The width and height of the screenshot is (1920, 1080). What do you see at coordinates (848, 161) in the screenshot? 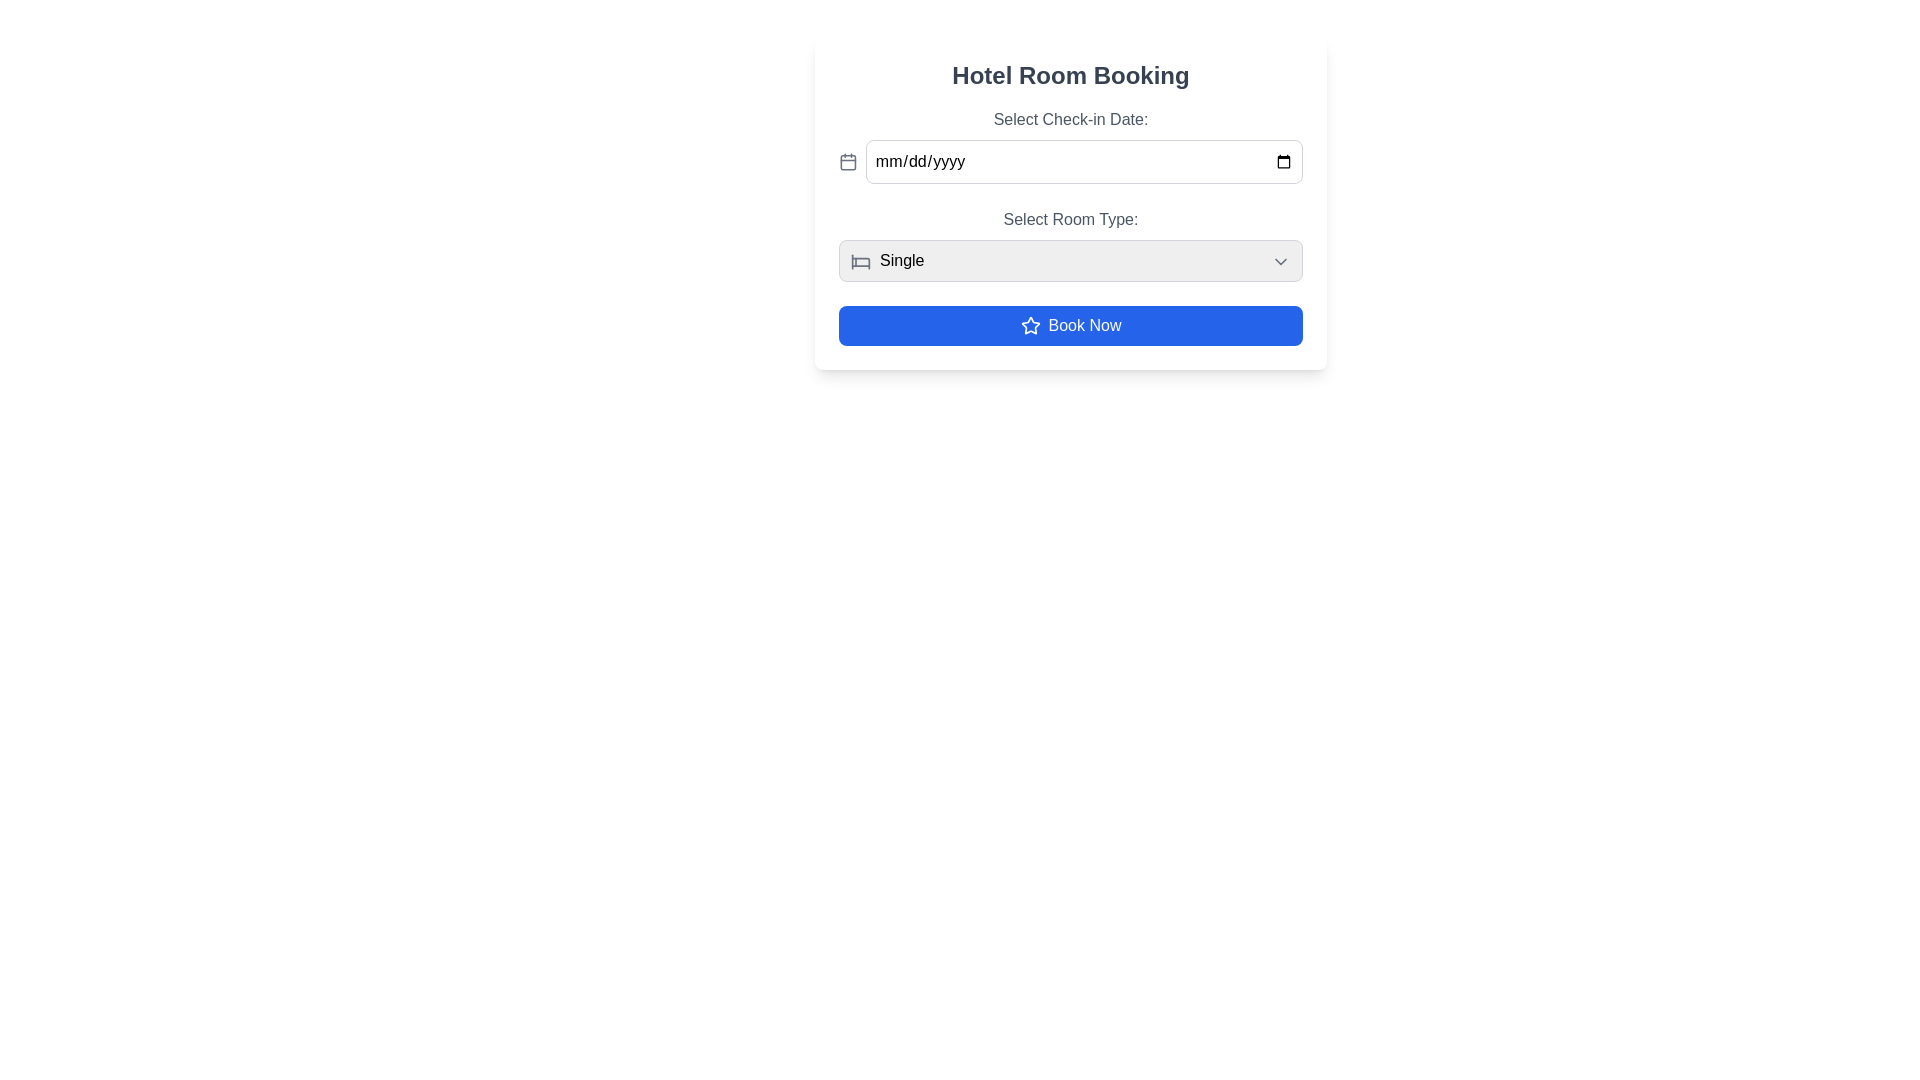
I see `the calendar icon` at bounding box center [848, 161].